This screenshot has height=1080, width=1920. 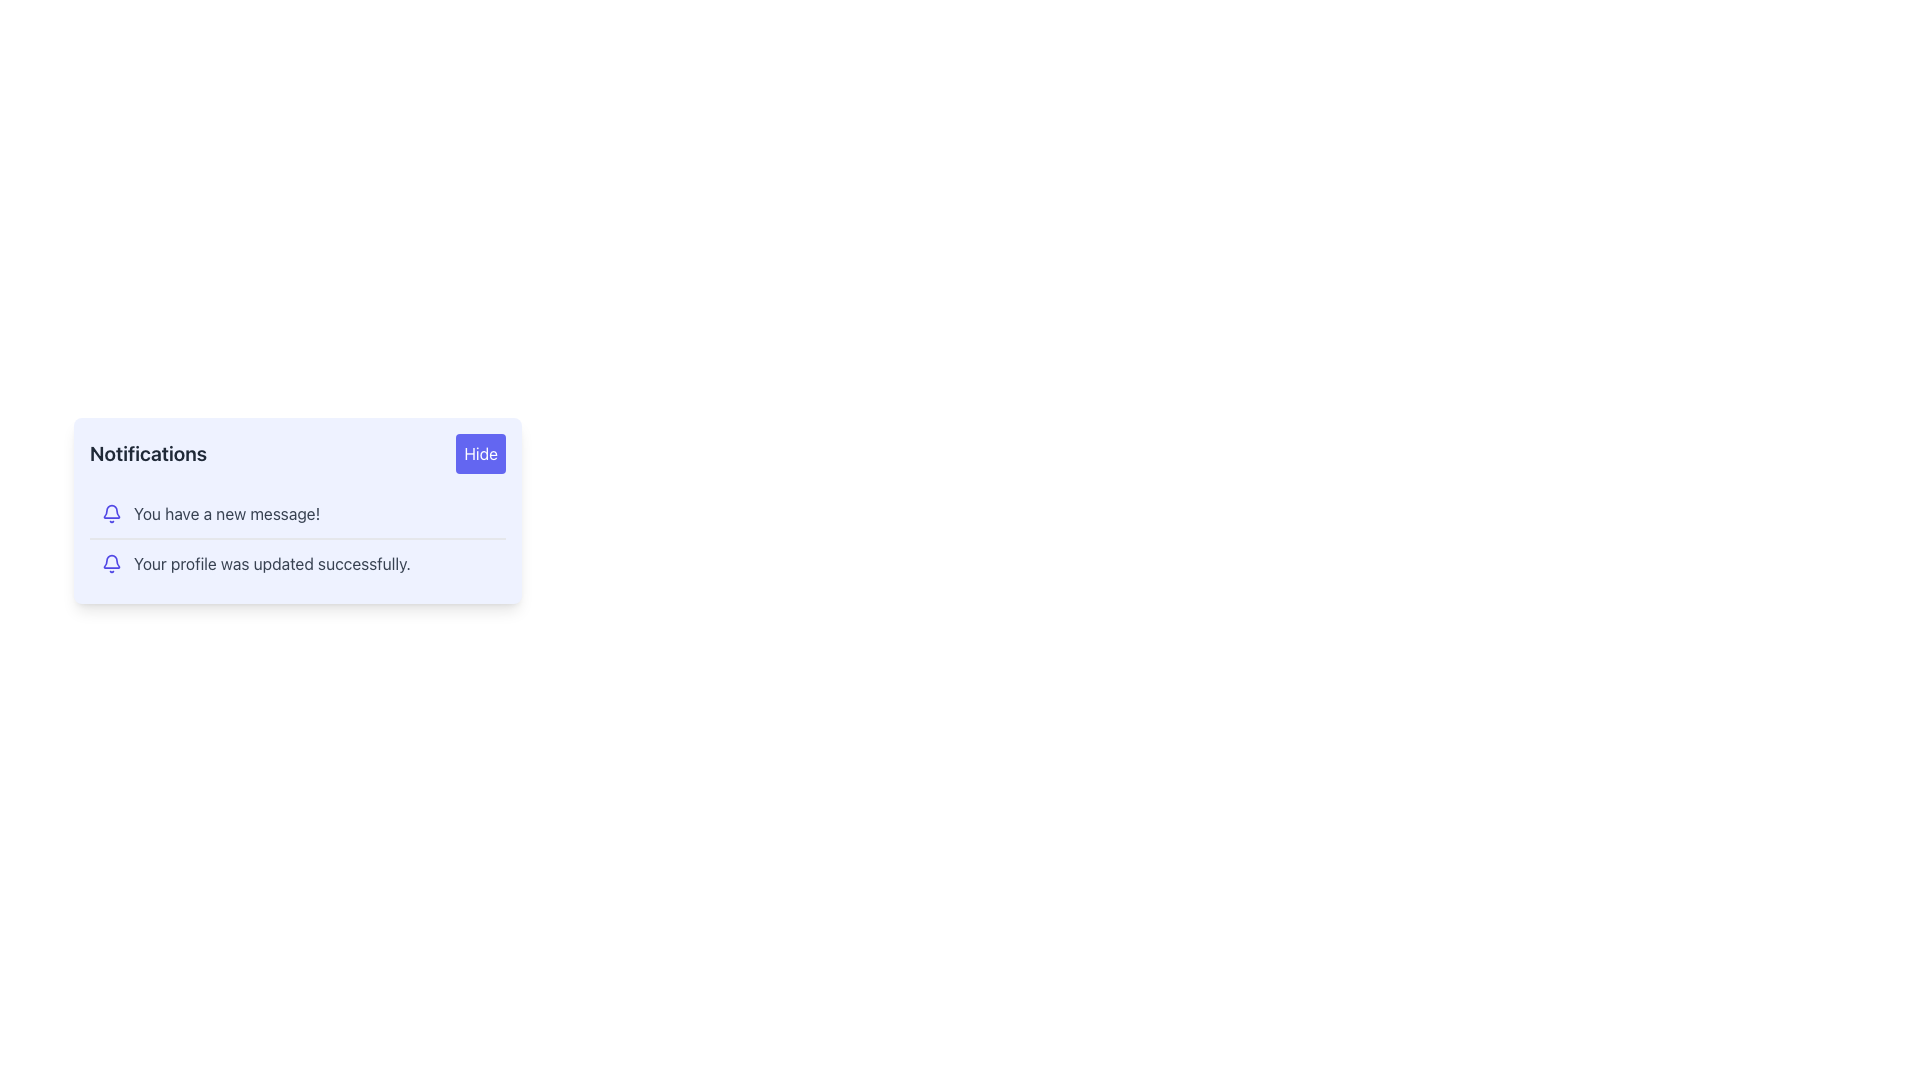 I want to click on the 'Hide' button with a vibrant indigo background and white text to hide notifications, so click(x=481, y=454).